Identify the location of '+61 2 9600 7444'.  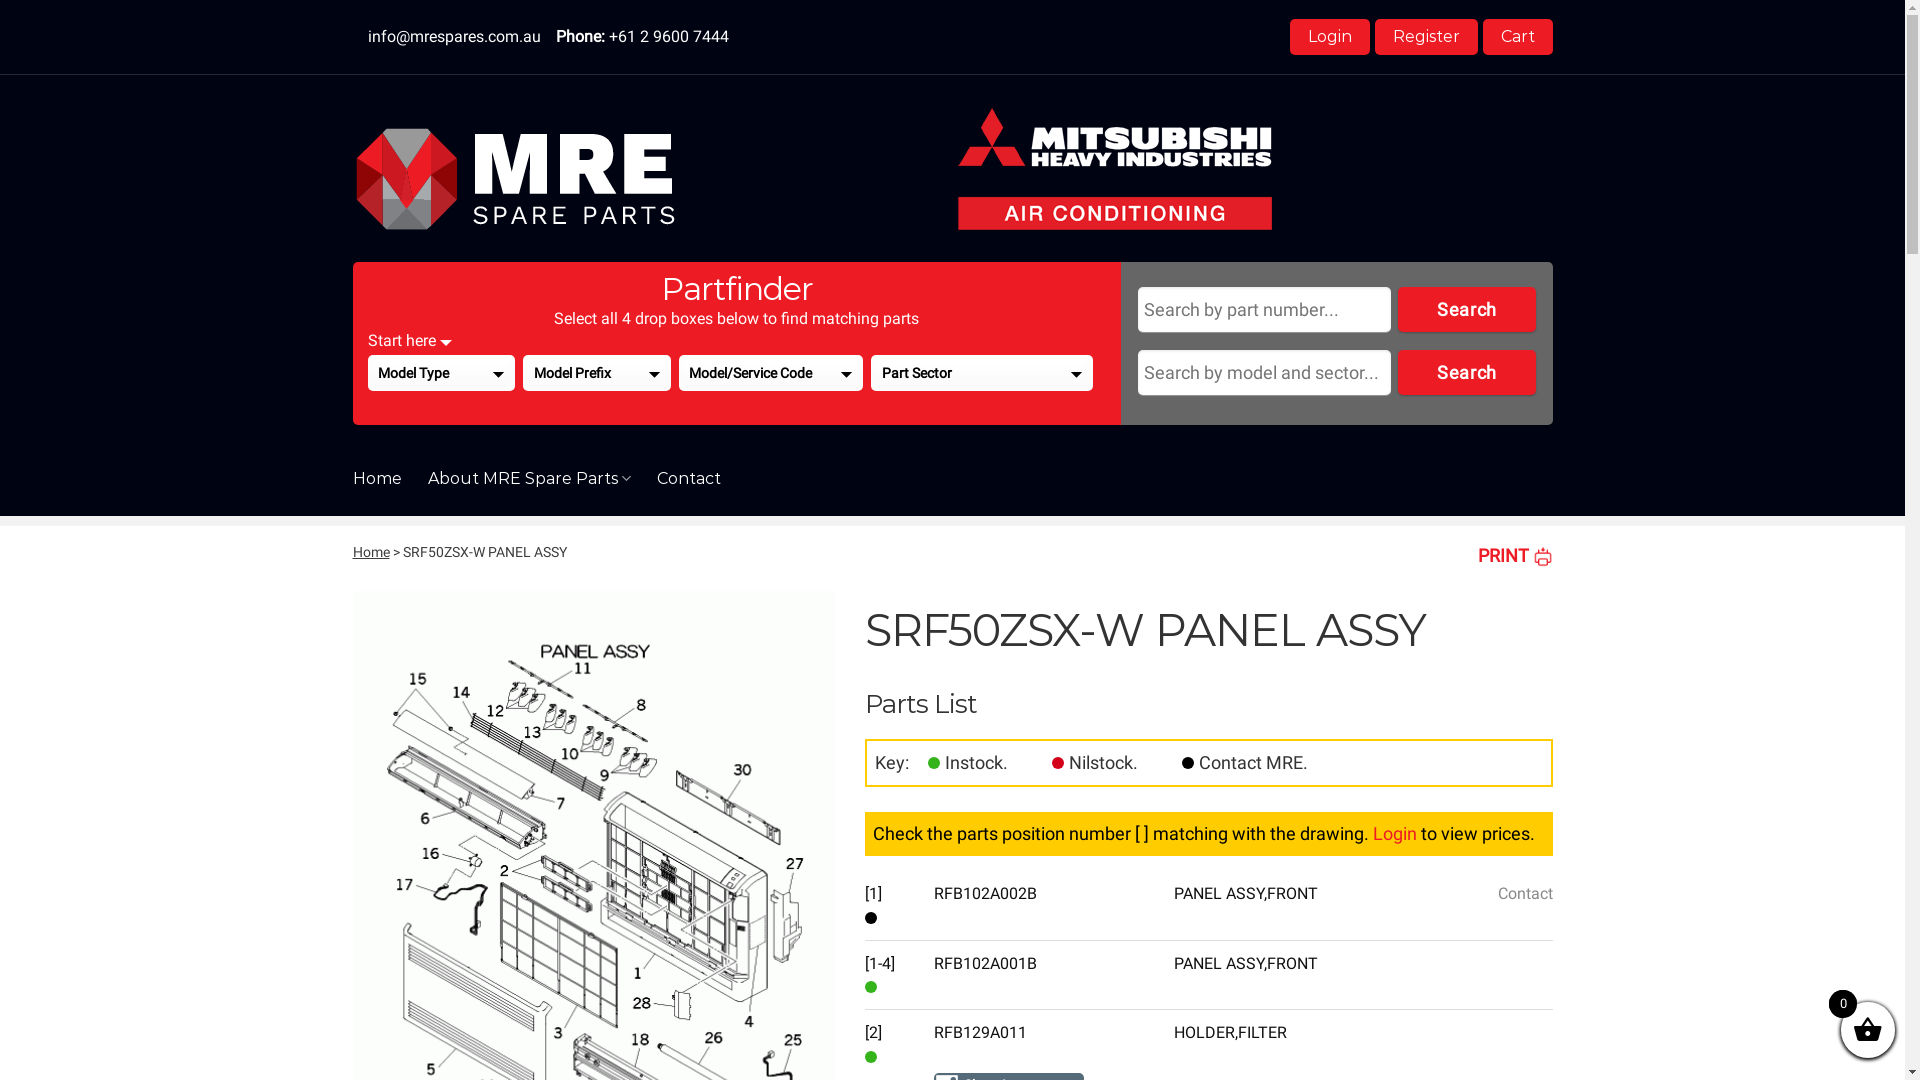
(667, 36).